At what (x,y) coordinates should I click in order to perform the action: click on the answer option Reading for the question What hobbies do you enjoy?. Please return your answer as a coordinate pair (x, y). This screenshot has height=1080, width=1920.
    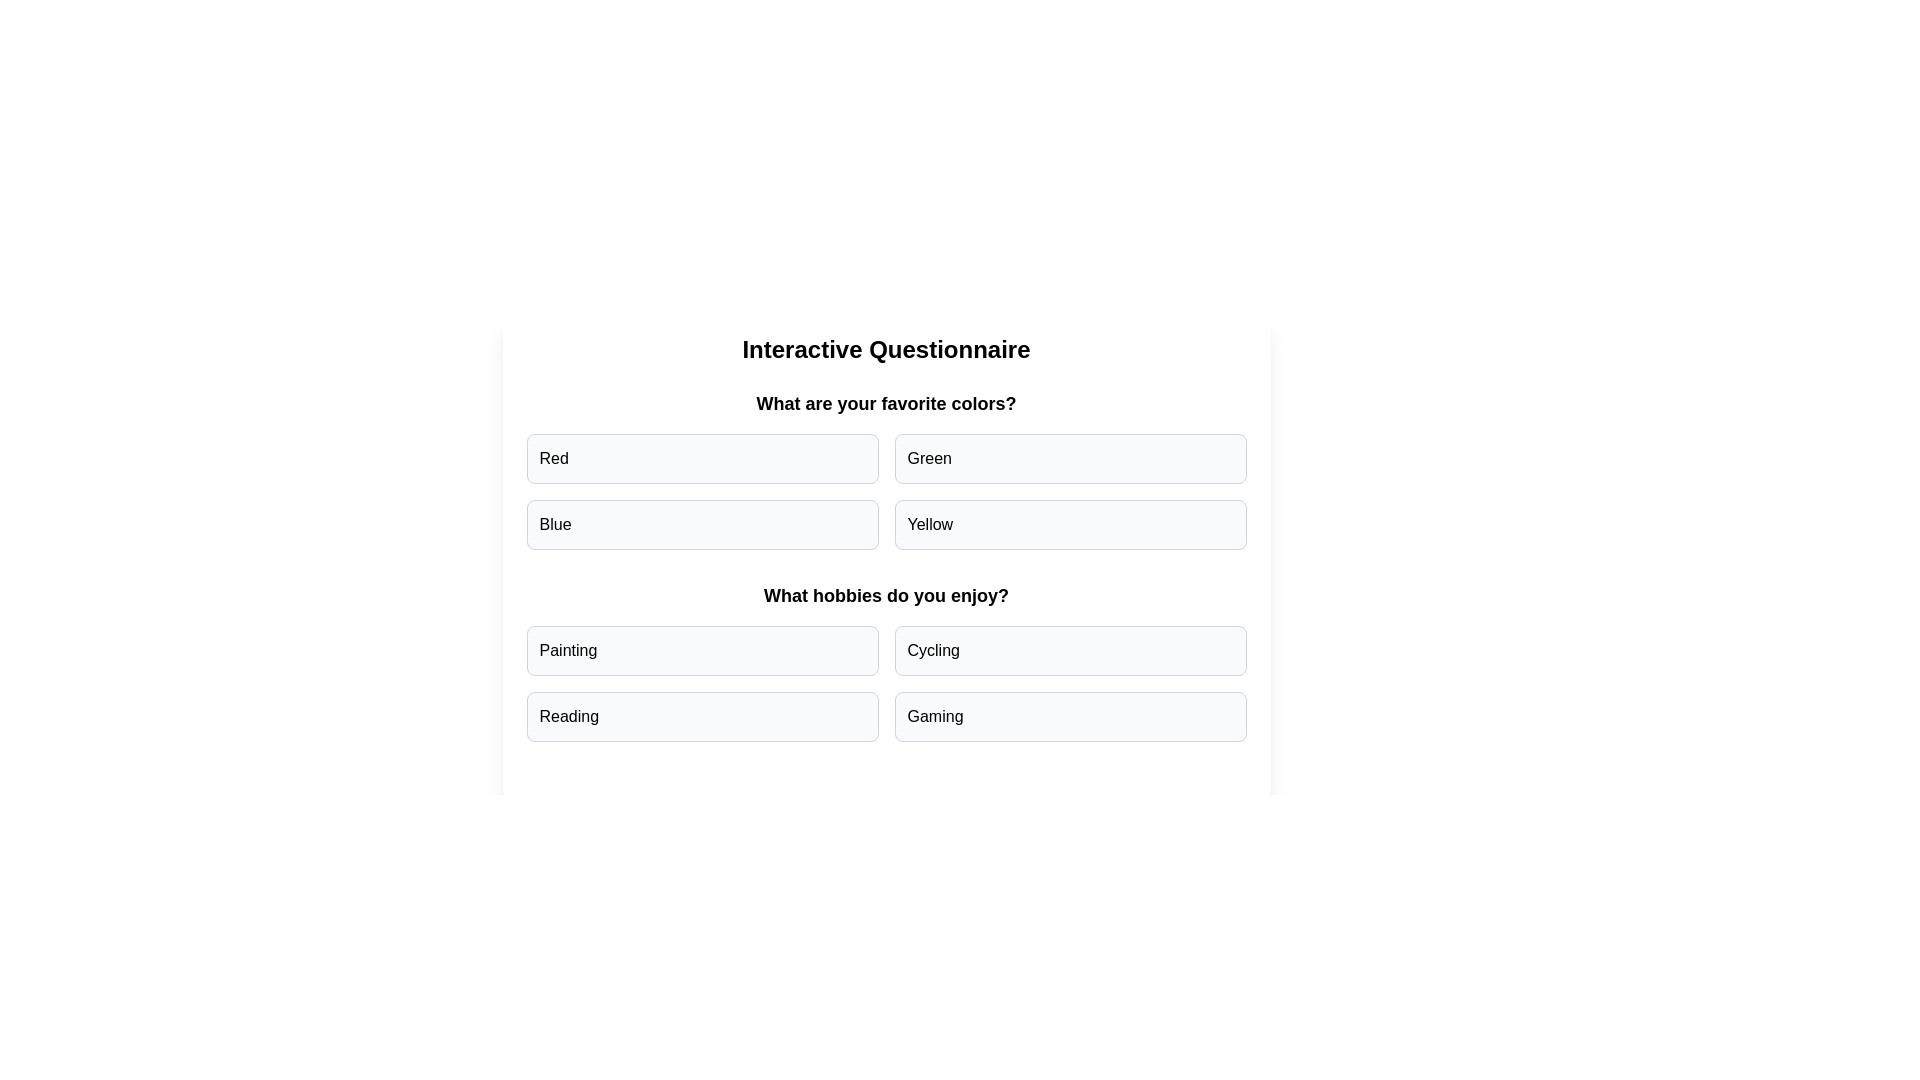
    Looking at the image, I should click on (702, 716).